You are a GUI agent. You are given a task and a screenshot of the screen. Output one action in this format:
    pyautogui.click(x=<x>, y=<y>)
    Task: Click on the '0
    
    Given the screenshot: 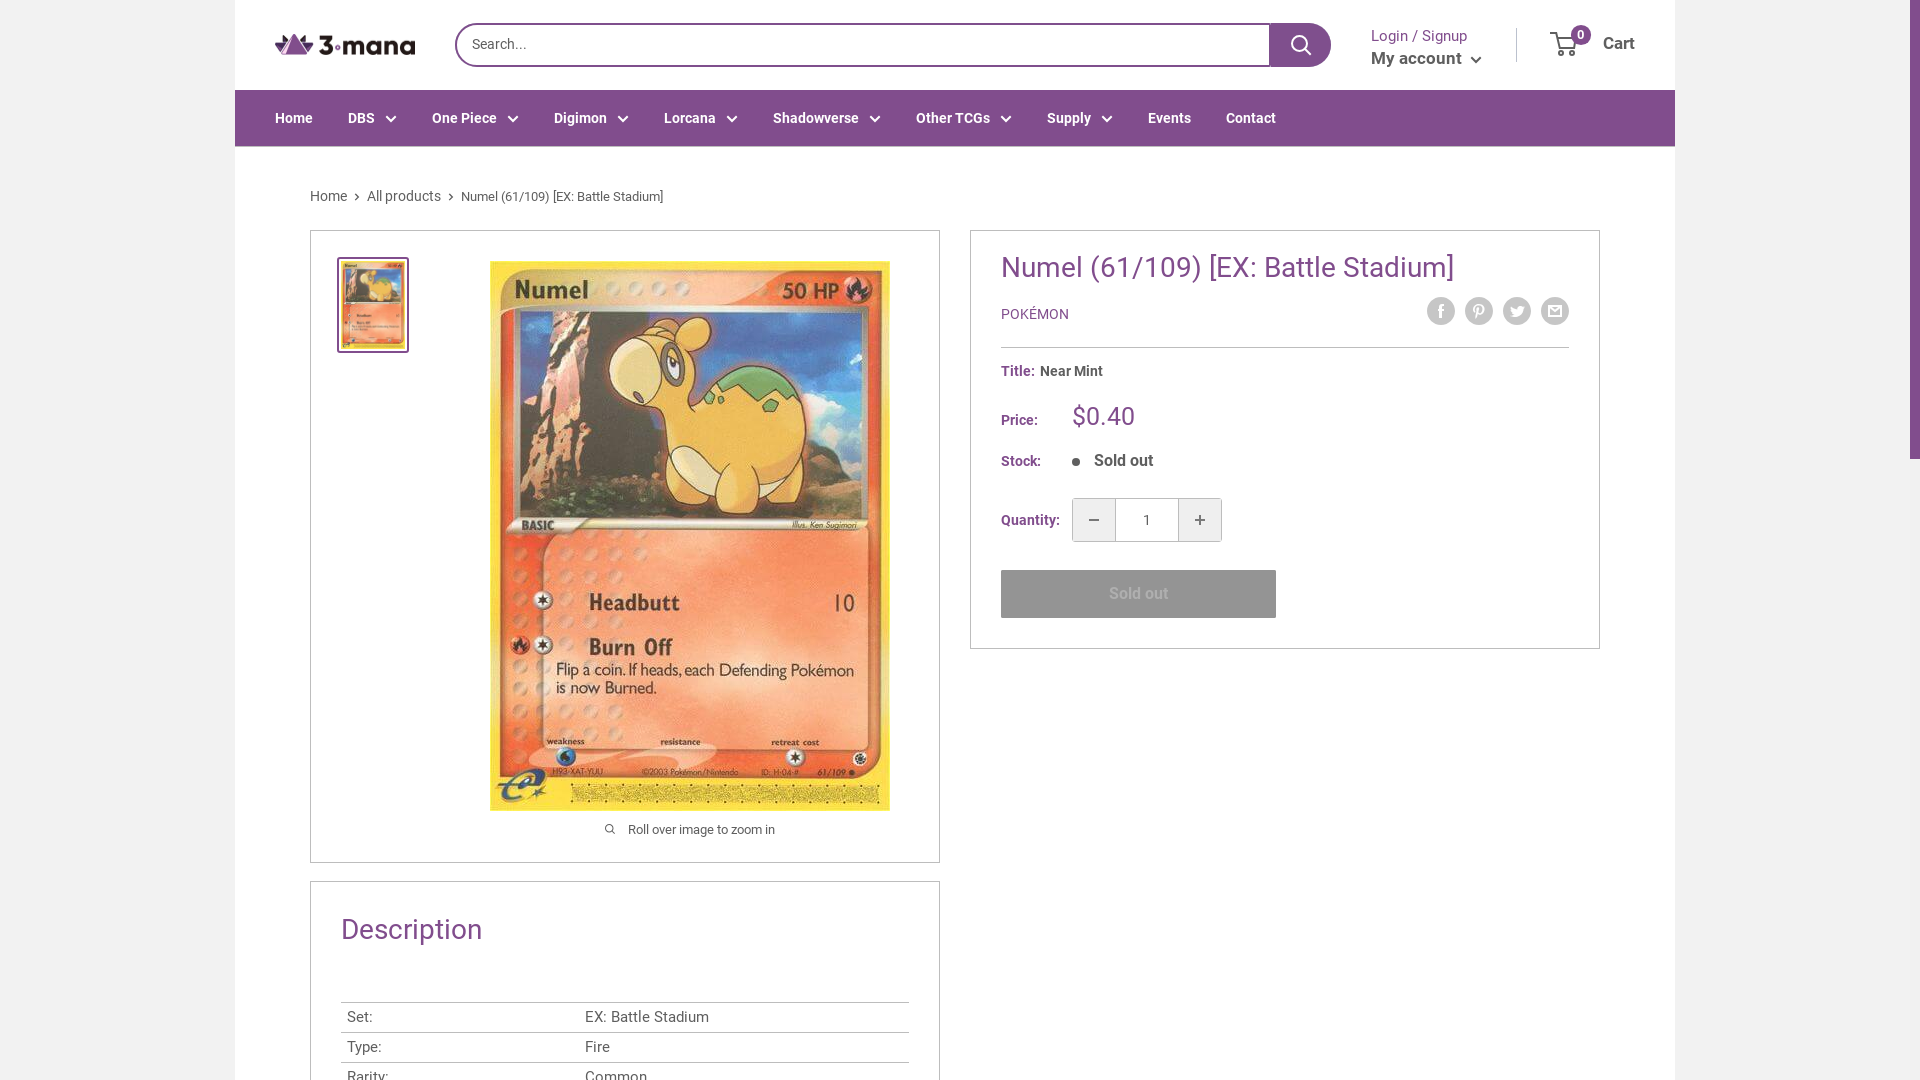 What is the action you would take?
    pyautogui.click(x=1550, y=44)
    